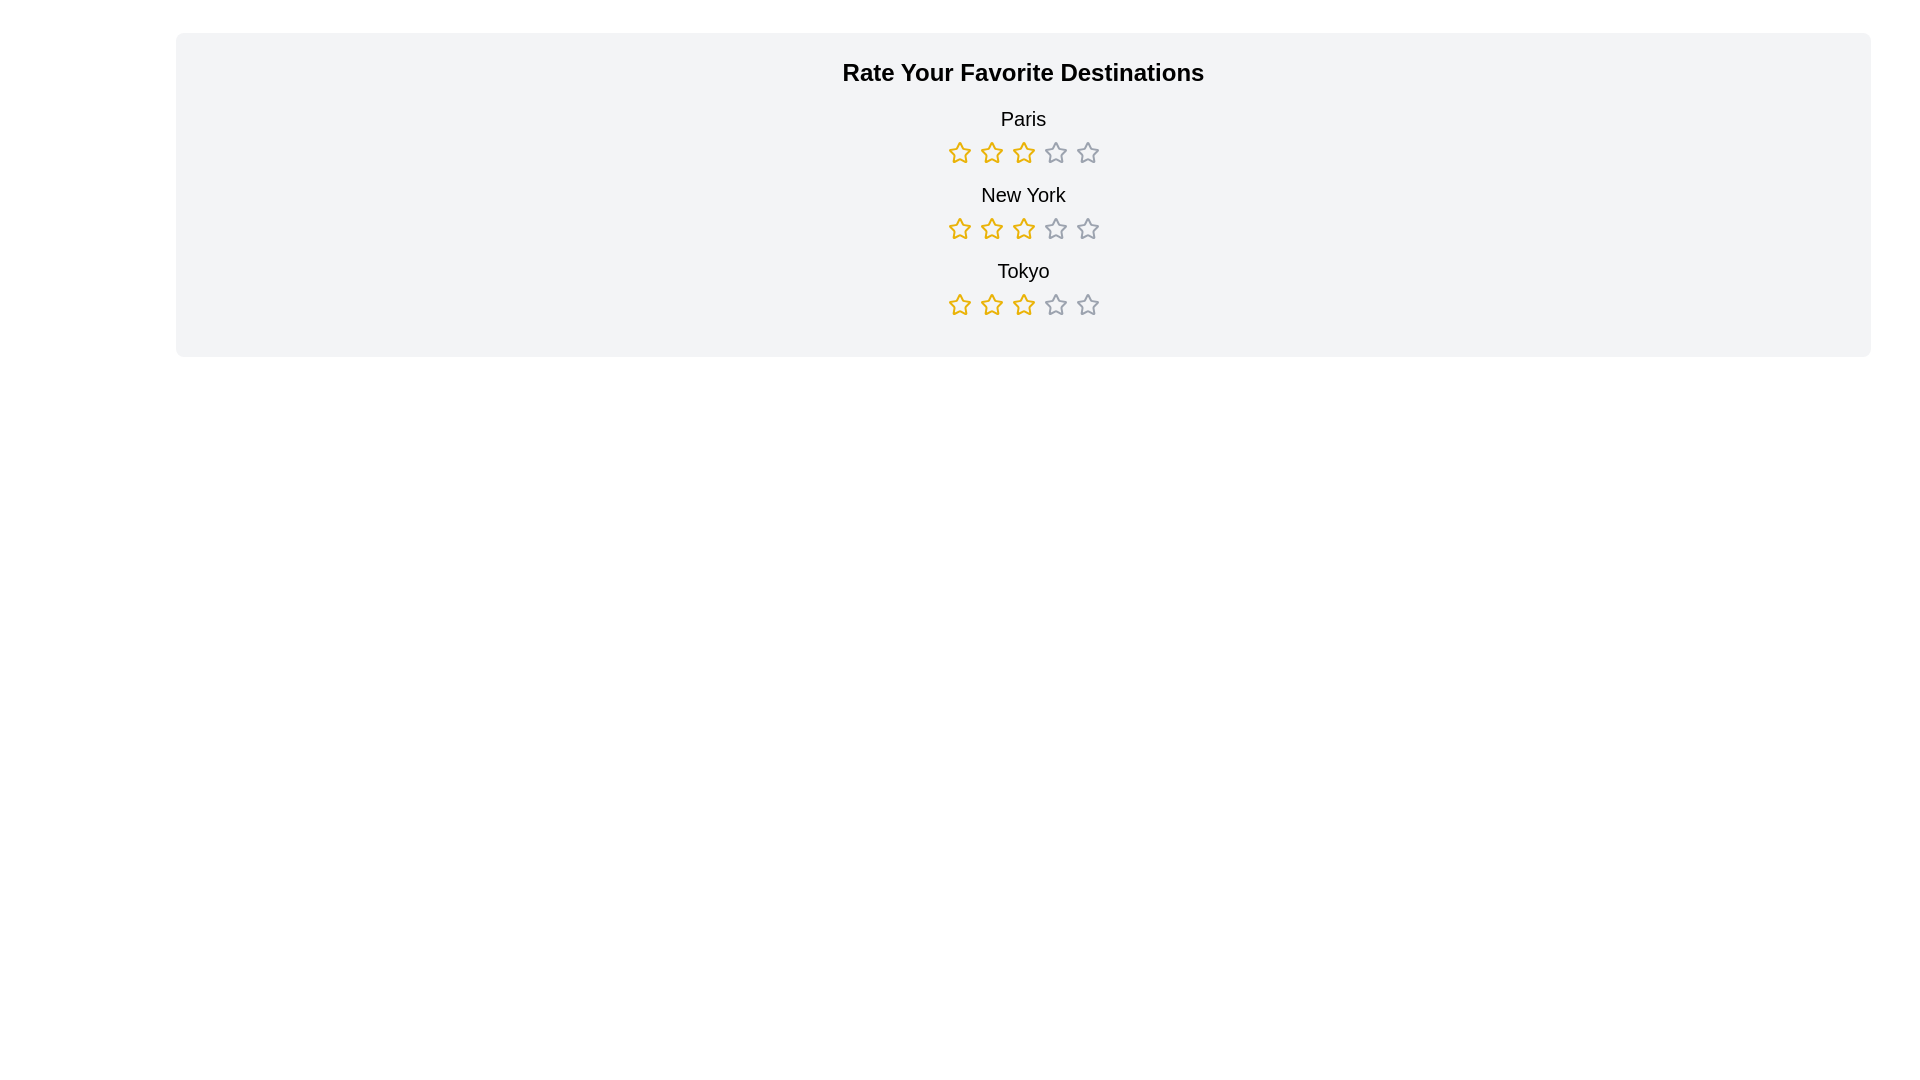  Describe the element at coordinates (991, 227) in the screenshot. I see `the third star icon in the rating system under the 'New York' label` at that location.